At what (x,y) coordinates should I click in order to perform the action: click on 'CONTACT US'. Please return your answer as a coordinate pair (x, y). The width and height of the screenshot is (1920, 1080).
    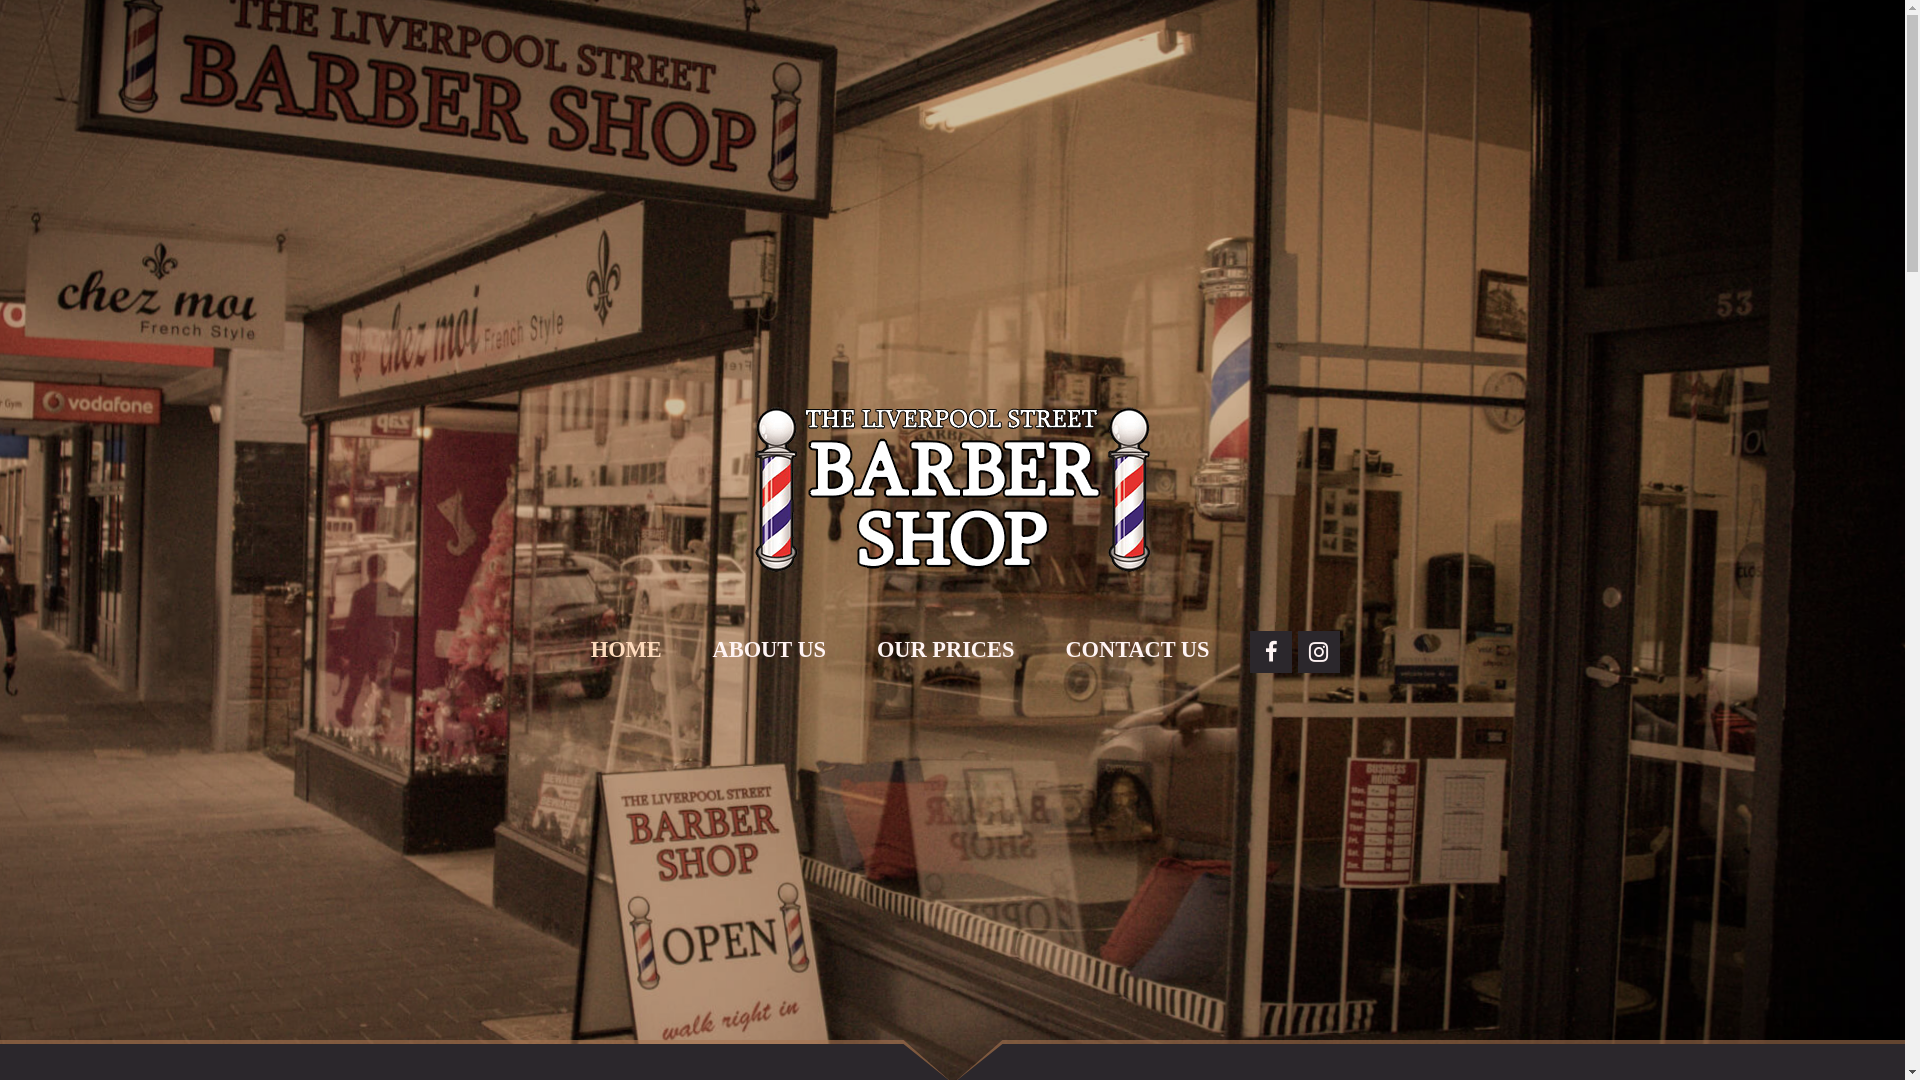
    Looking at the image, I should click on (1137, 650).